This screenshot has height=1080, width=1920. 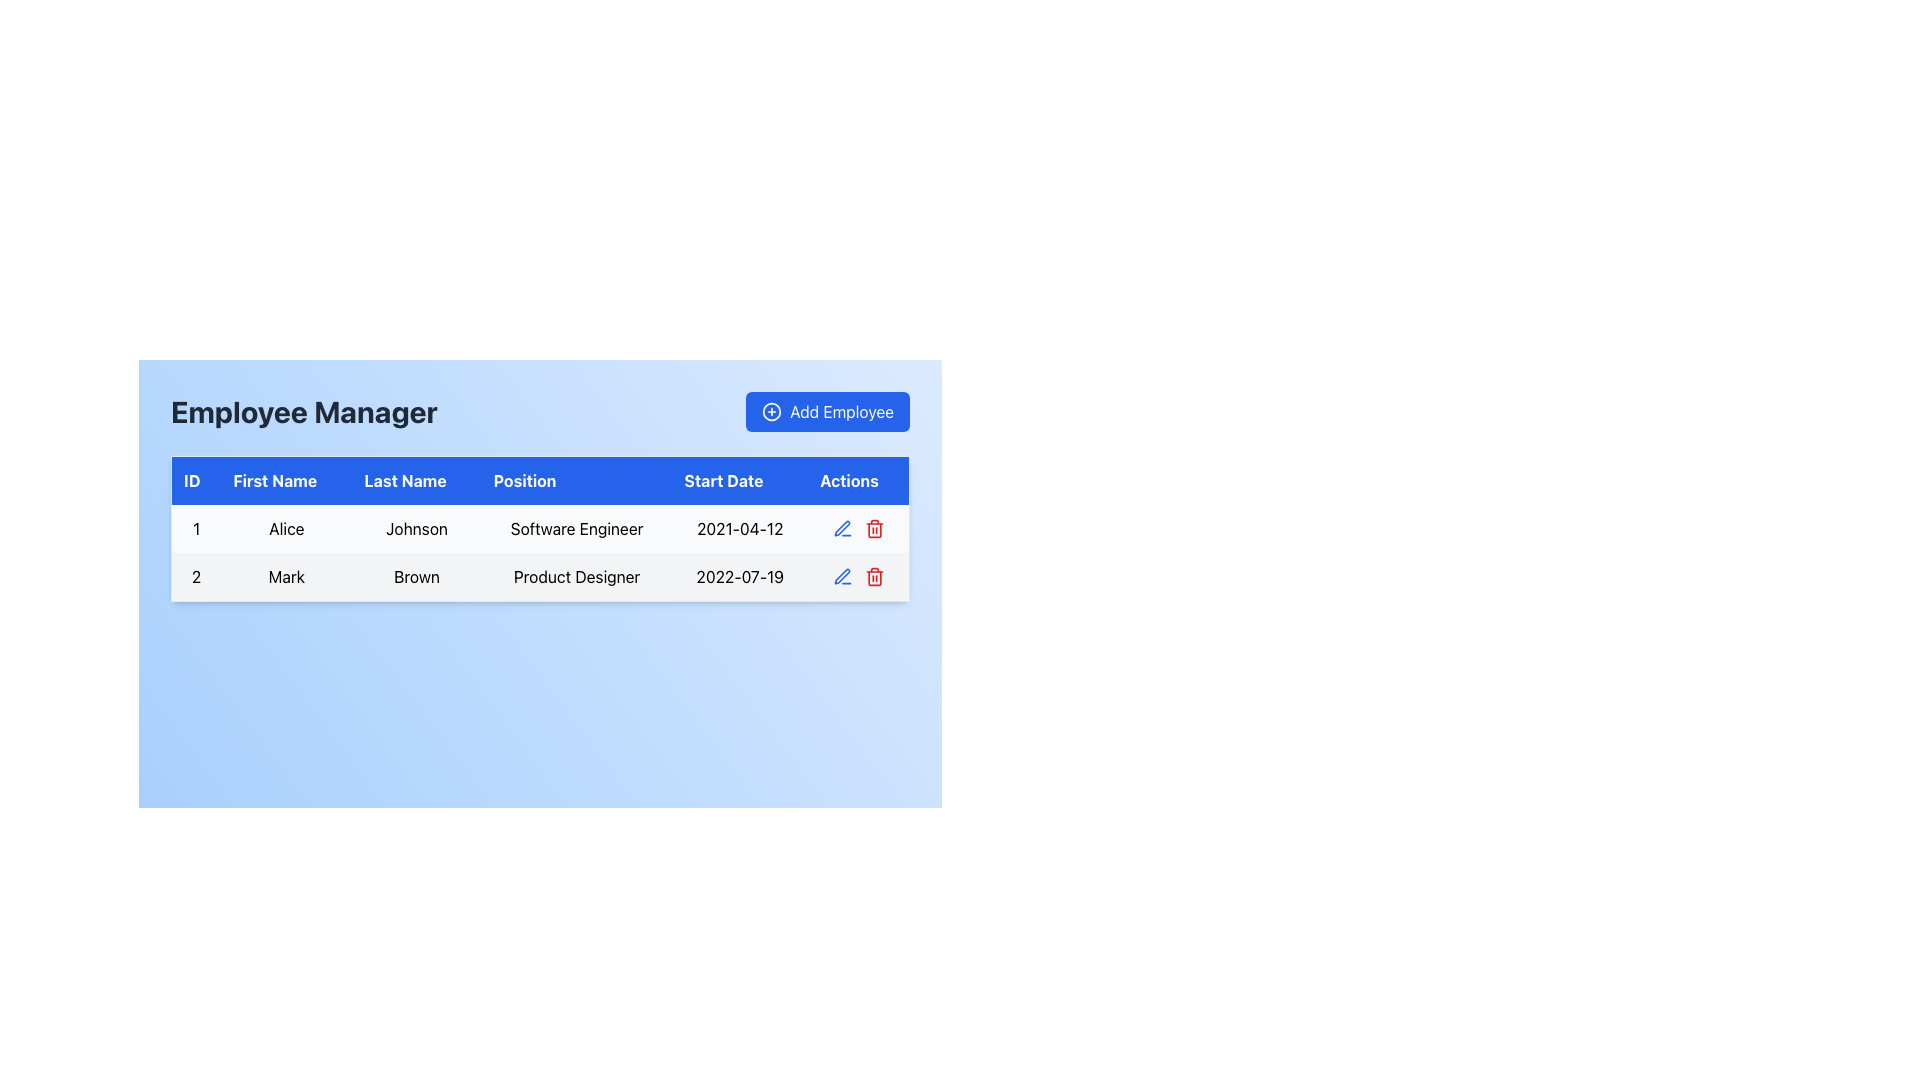 What do you see at coordinates (739, 527) in the screenshot?
I see `the text label displaying the start date of Alice Johnson, a Software Engineer, located in the 'Start Date' column of the first row of the table` at bounding box center [739, 527].